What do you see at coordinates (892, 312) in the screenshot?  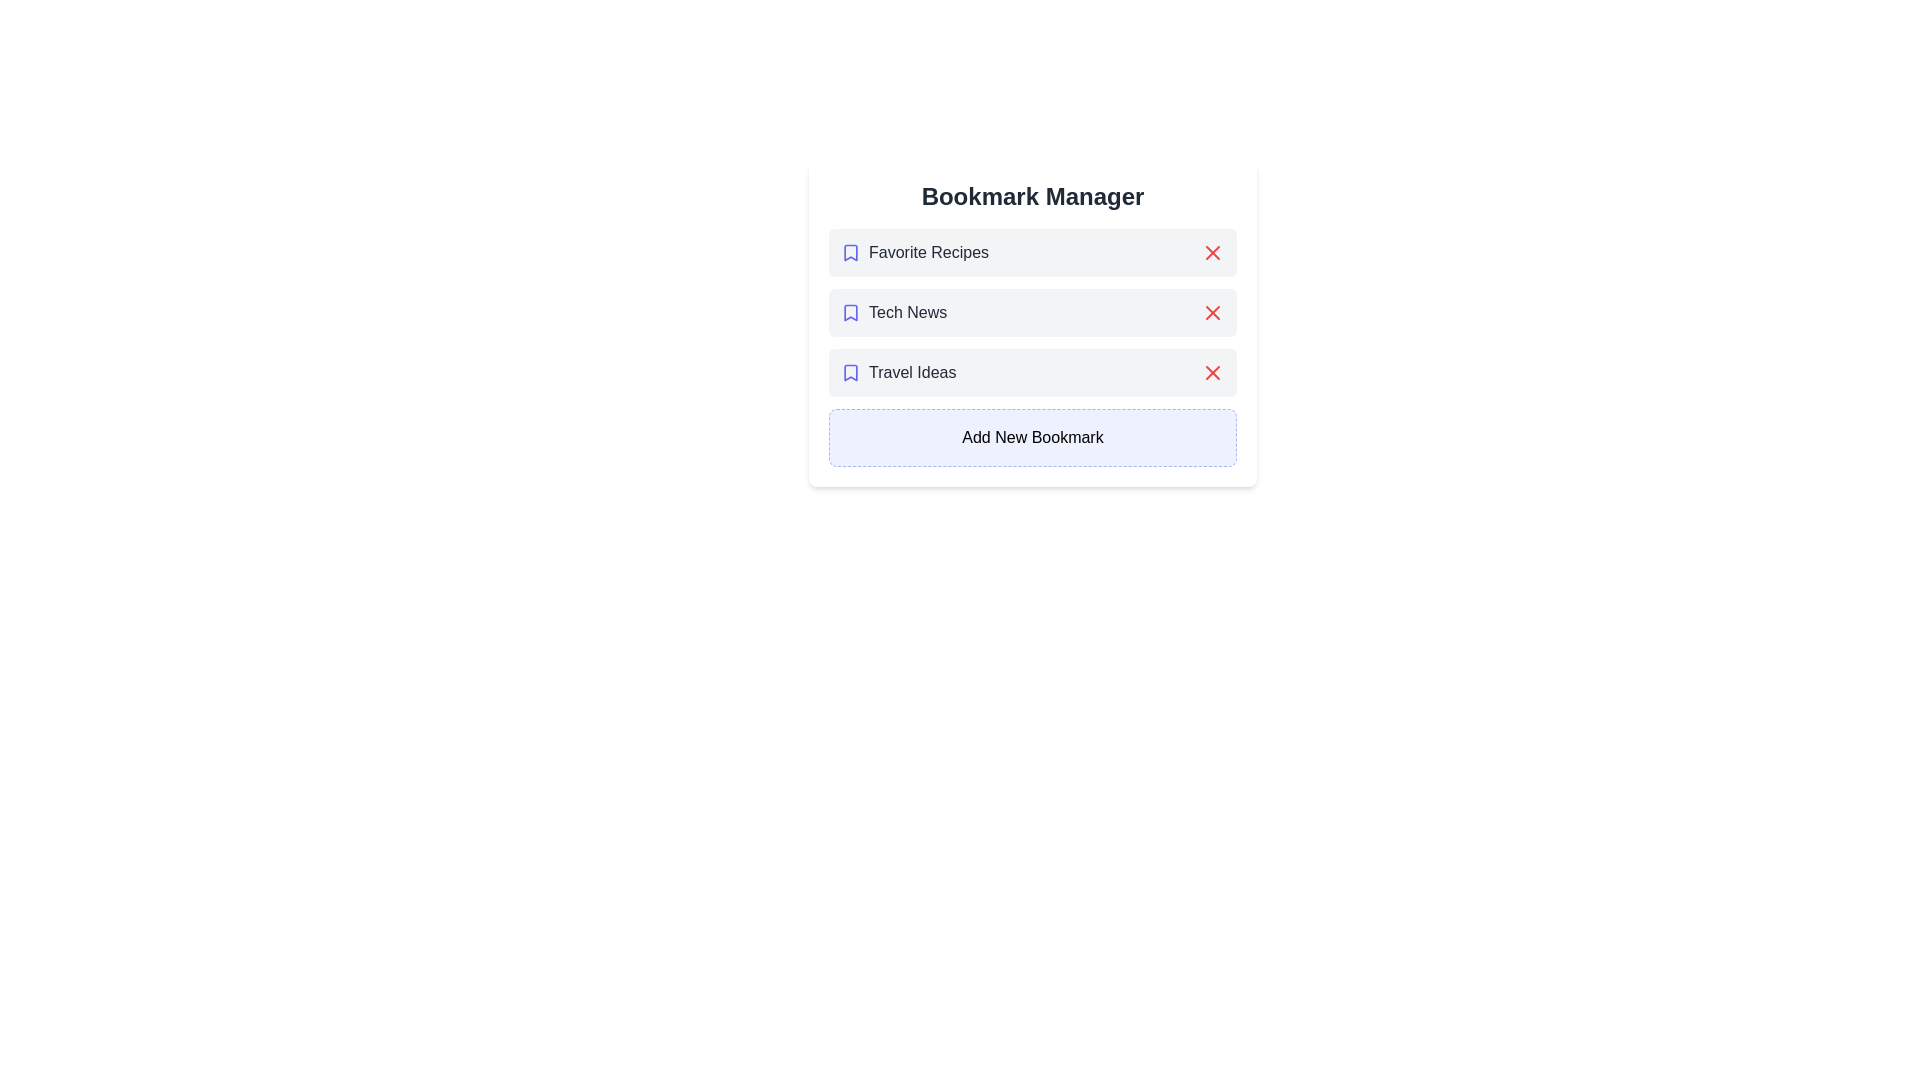 I see `the bookmark titled Tech News to navigate to its URL` at bounding box center [892, 312].